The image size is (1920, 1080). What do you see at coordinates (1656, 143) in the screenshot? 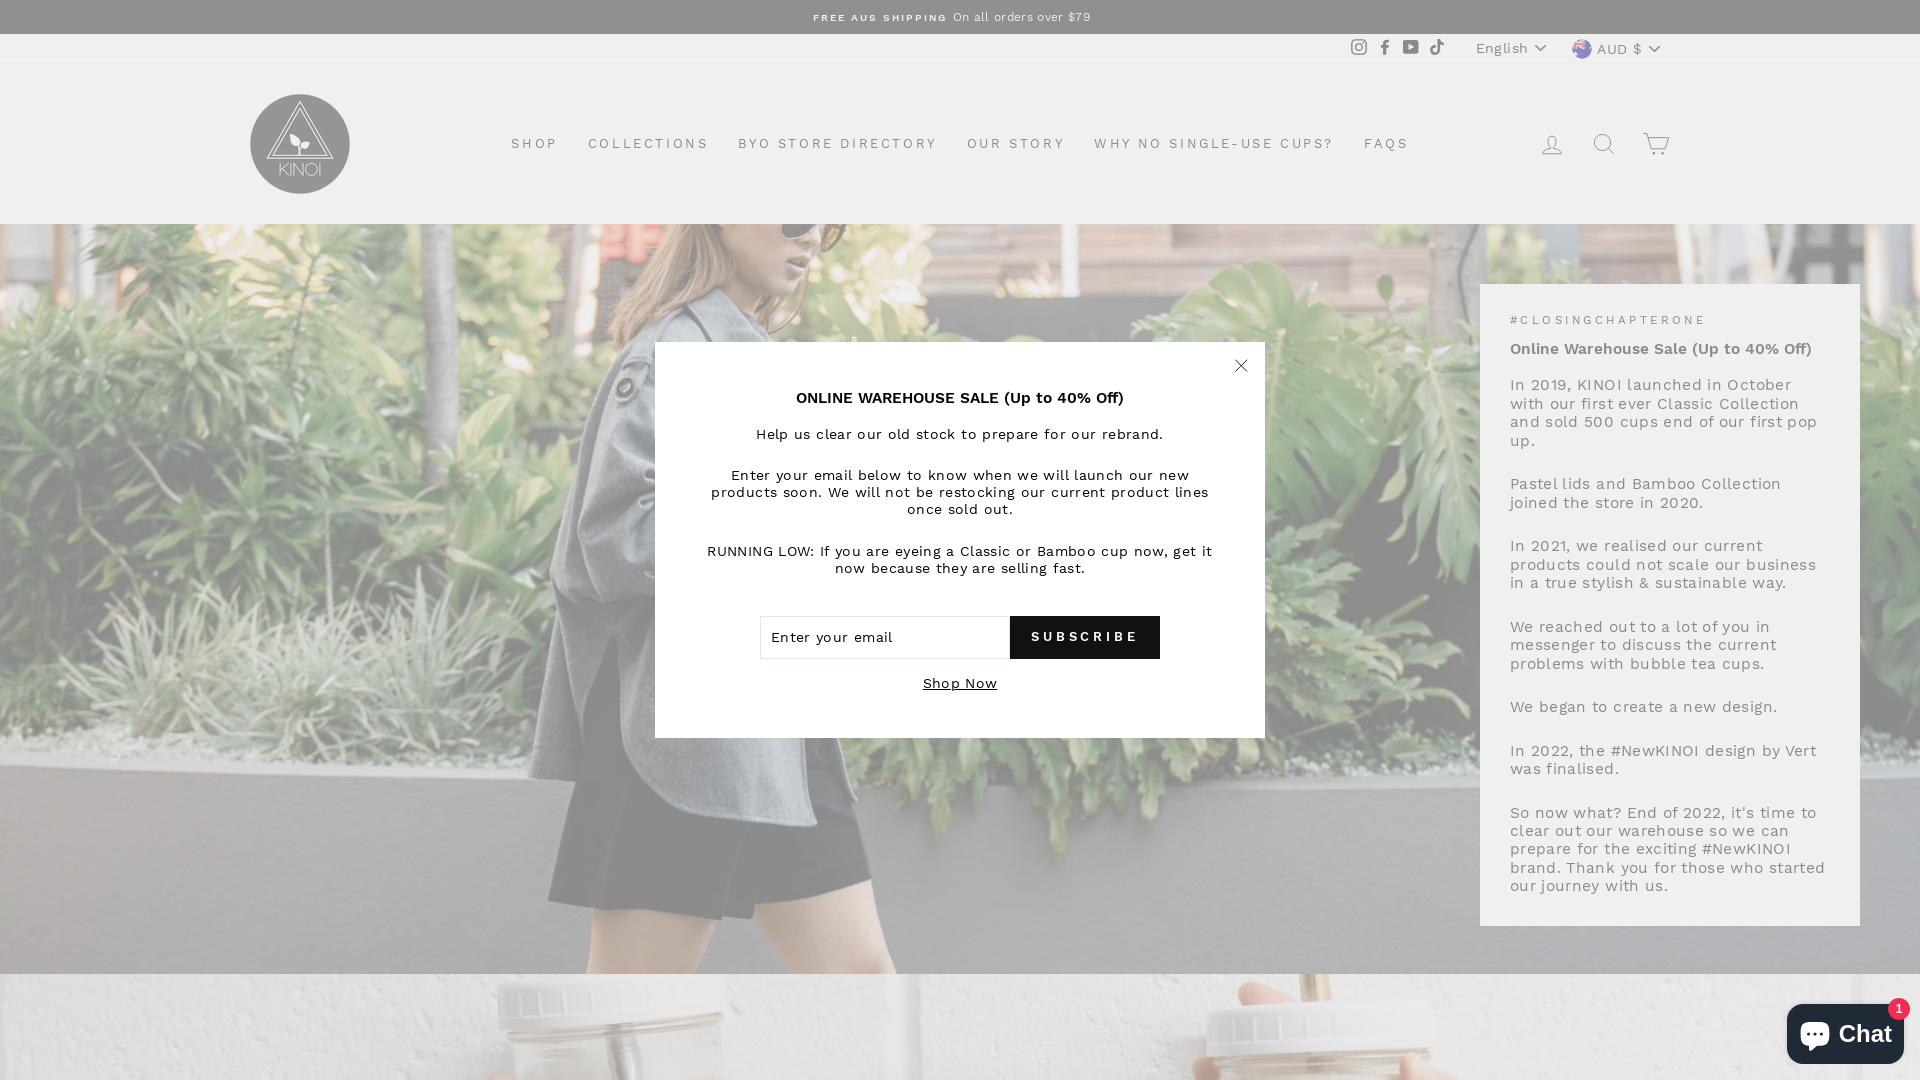
I see `'CART'` at bounding box center [1656, 143].